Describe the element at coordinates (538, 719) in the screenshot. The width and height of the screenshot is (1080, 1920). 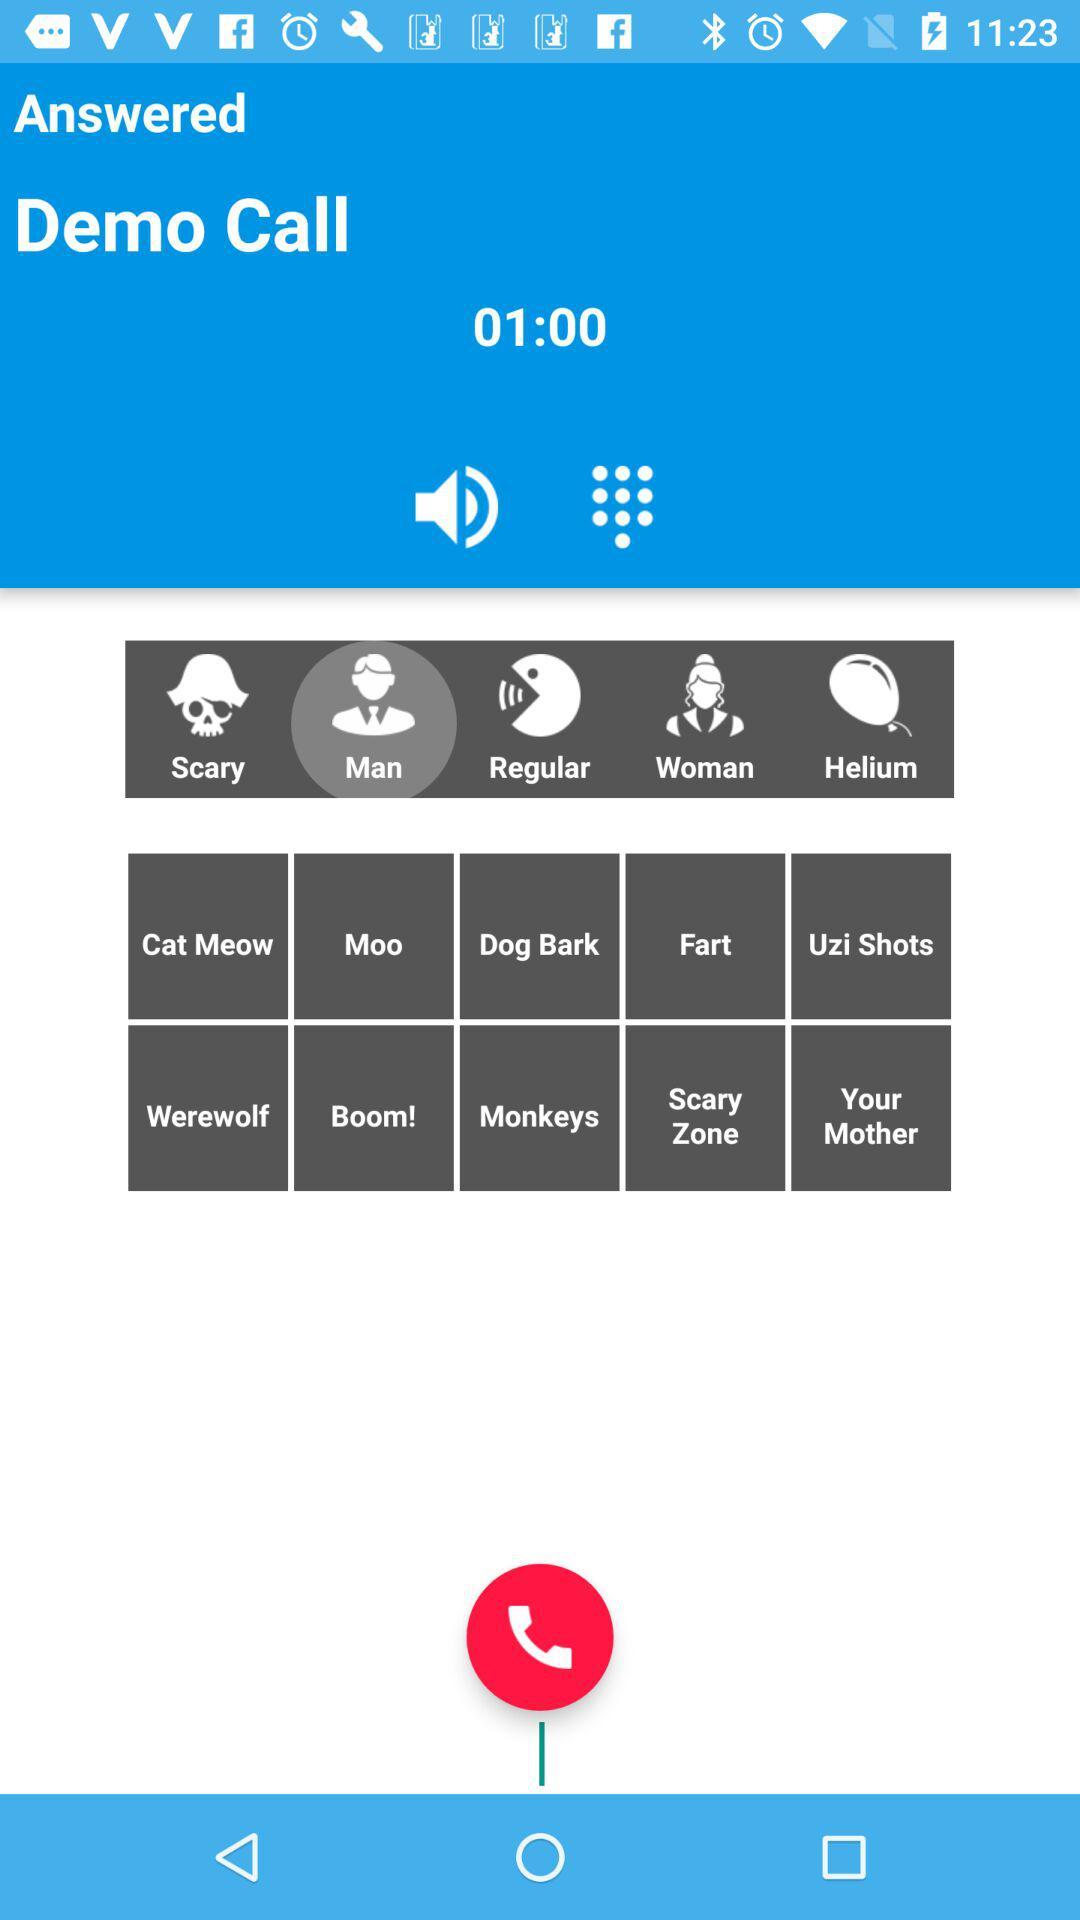
I see `button next to the man item` at that location.